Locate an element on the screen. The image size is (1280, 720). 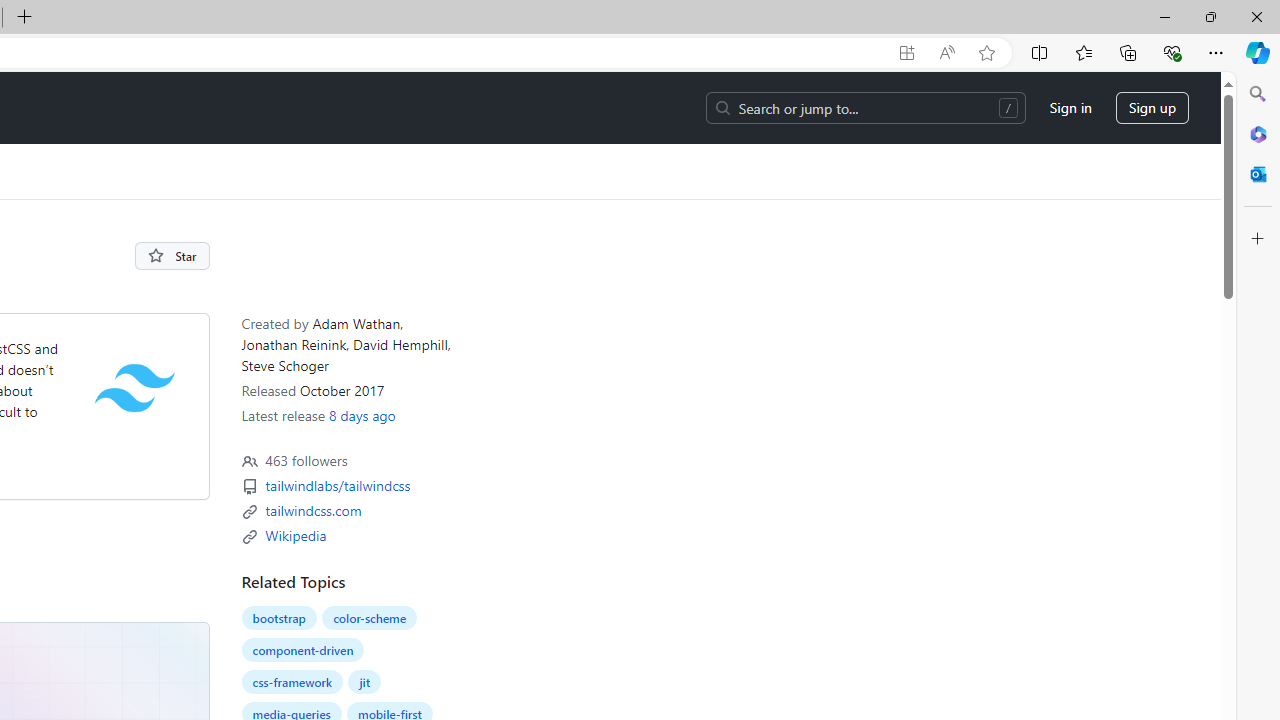
'bootstrap' is located at coordinates (278, 617).